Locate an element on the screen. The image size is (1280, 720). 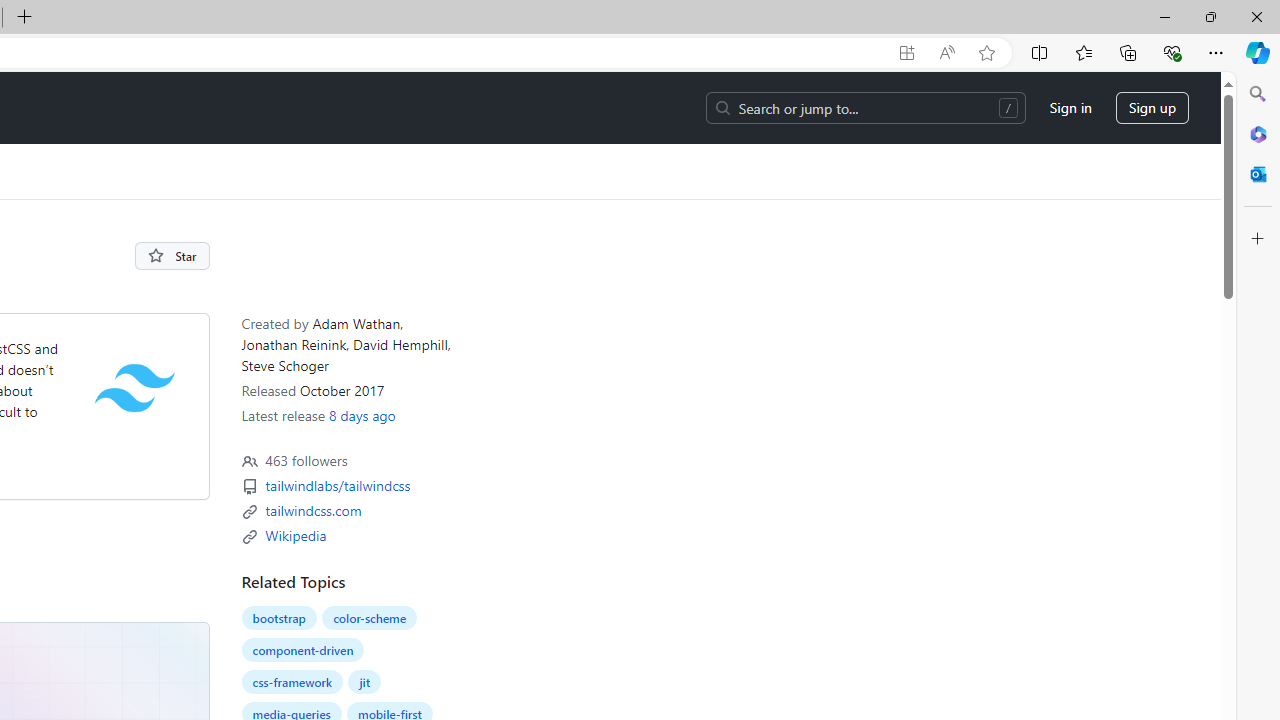
'bootstrap' is located at coordinates (278, 617).